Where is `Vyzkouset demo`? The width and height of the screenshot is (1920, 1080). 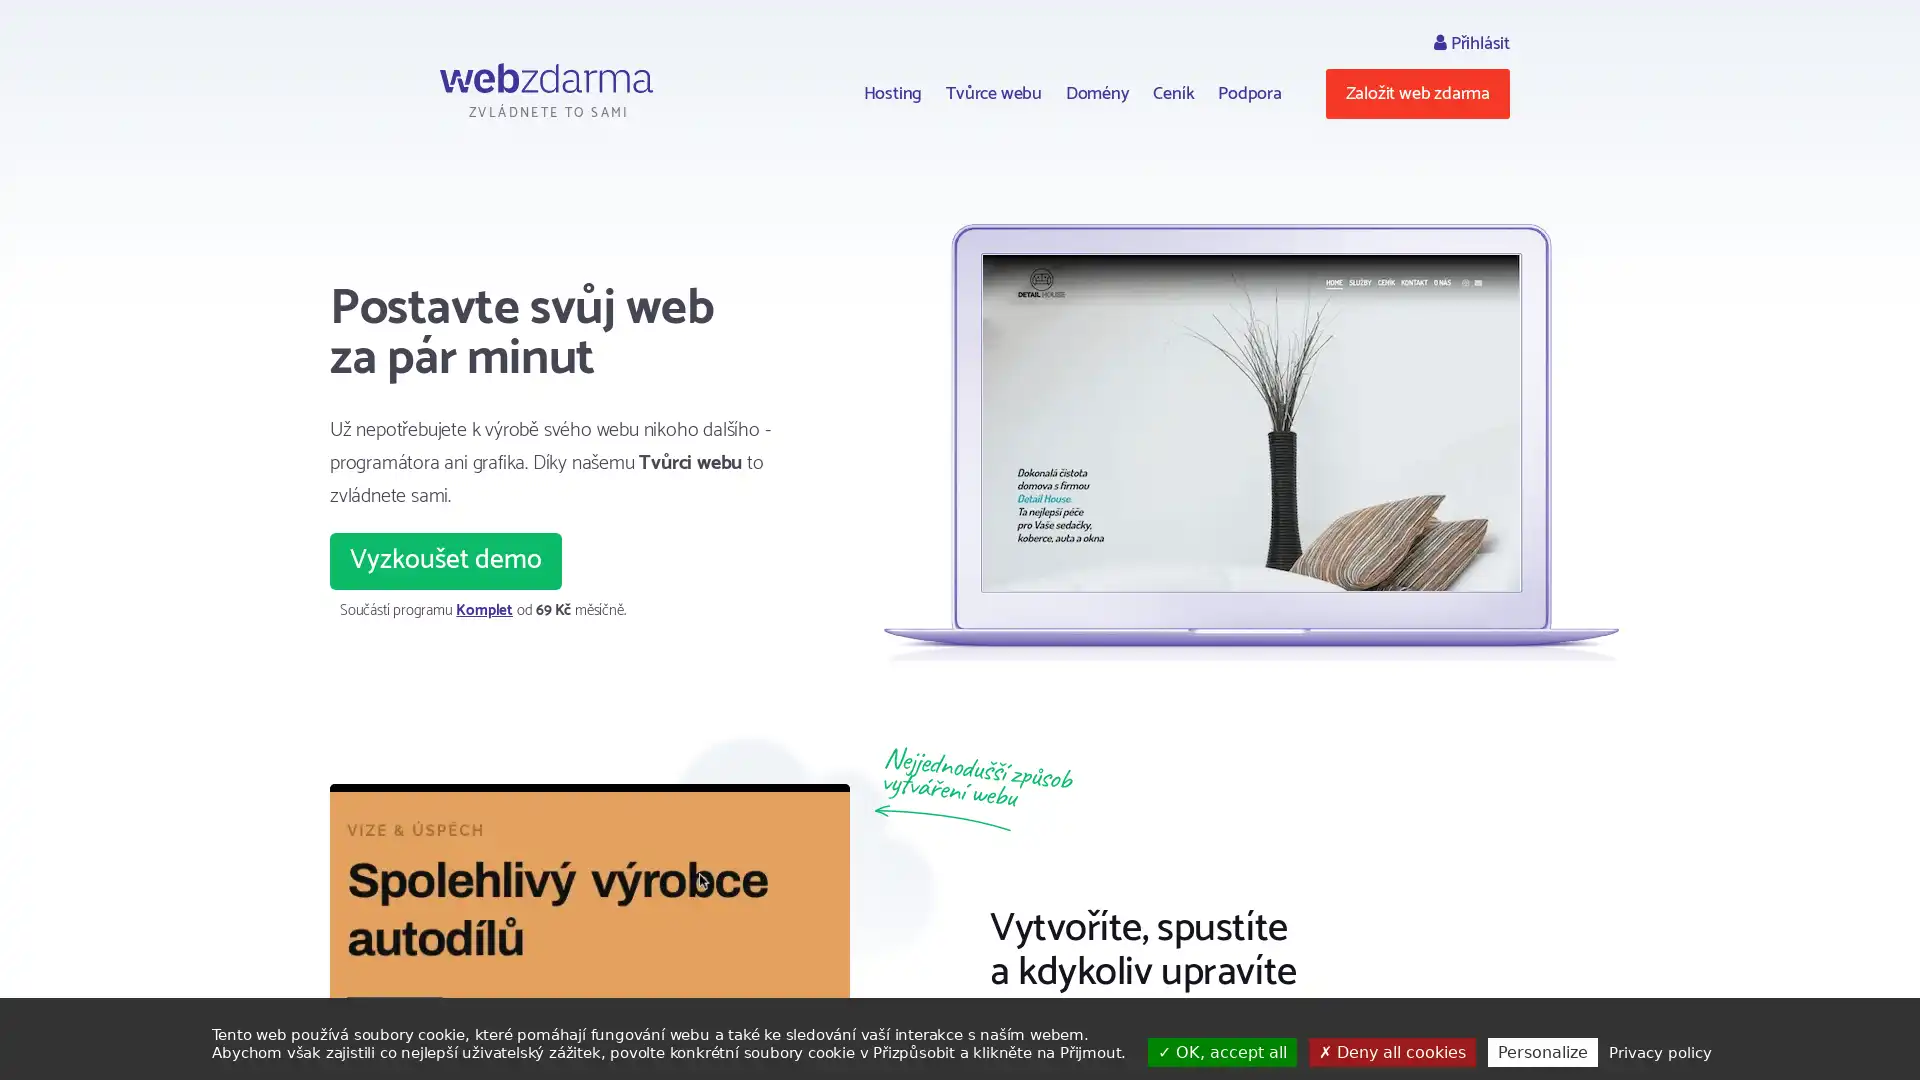
Vyzkouset demo is located at coordinates (445, 560).